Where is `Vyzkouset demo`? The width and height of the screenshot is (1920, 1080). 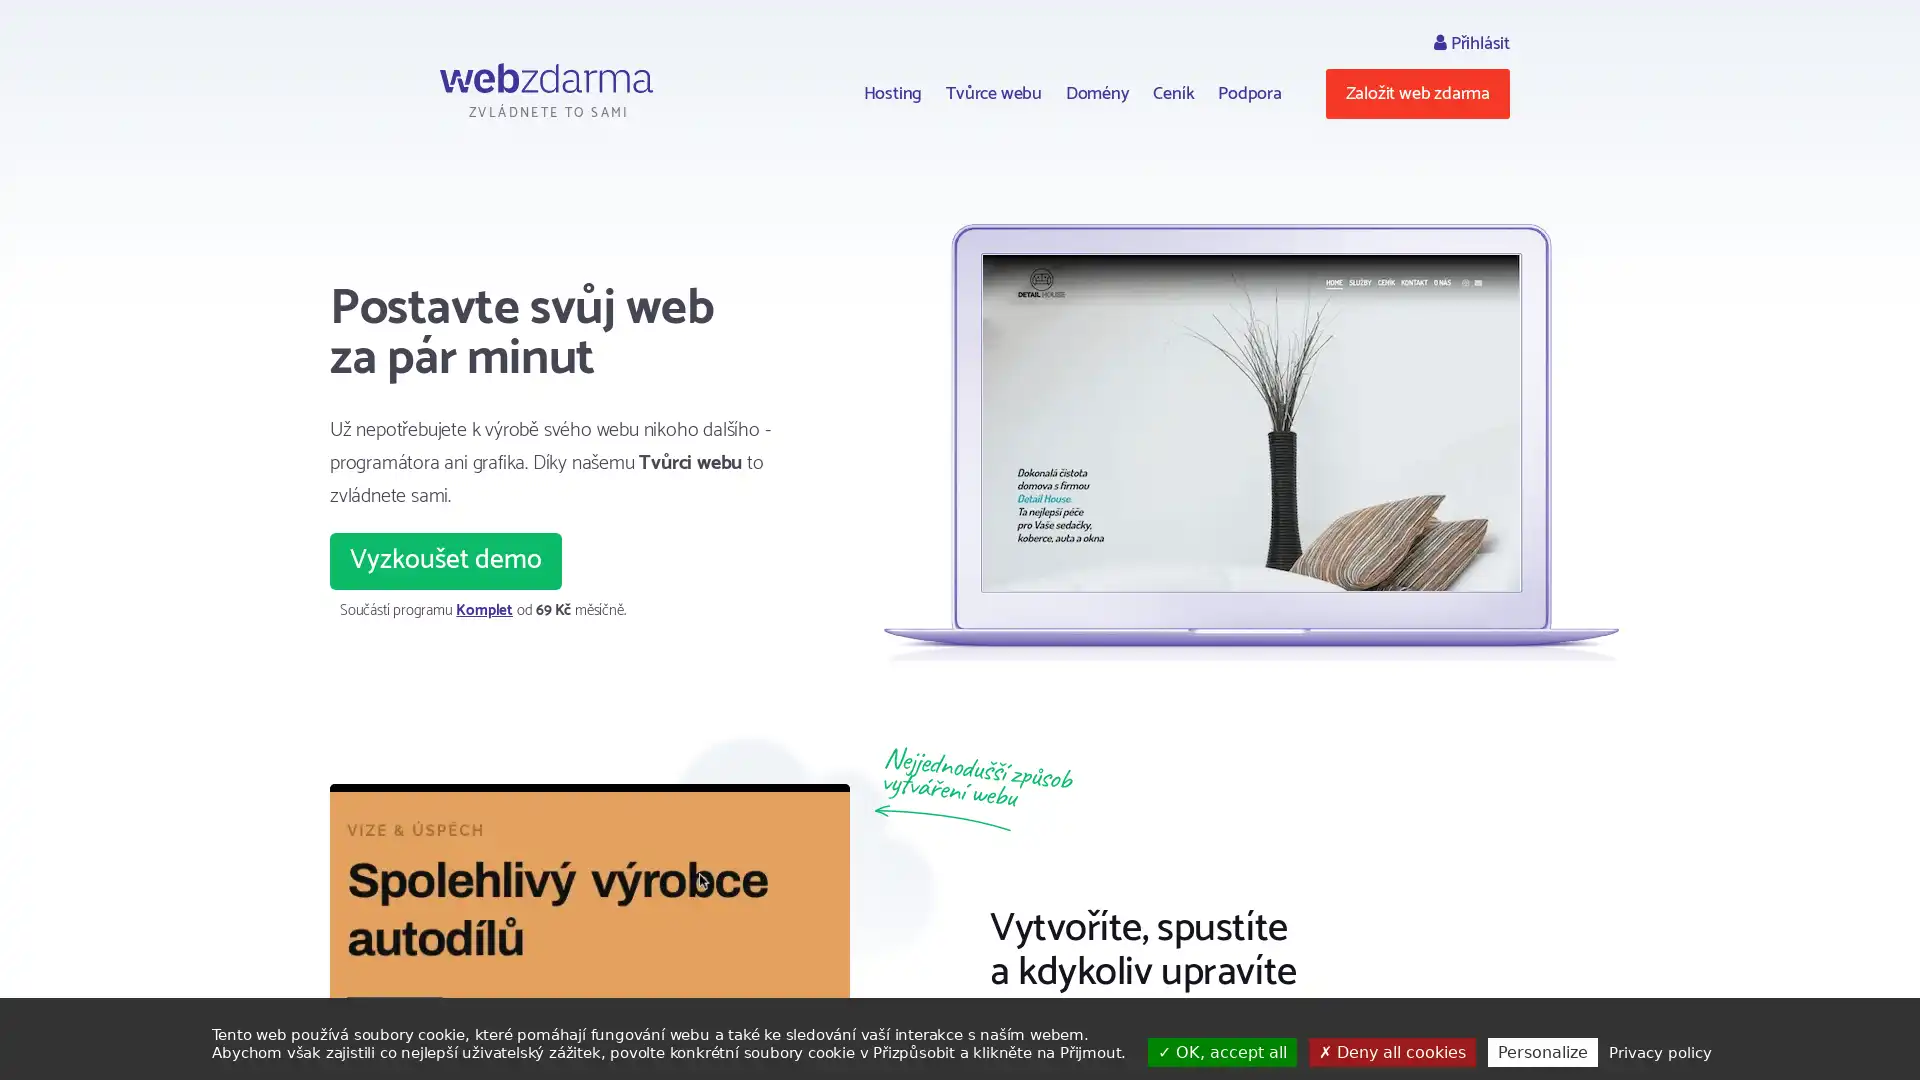
Vyzkouset demo is located at coordinates (445, 560).